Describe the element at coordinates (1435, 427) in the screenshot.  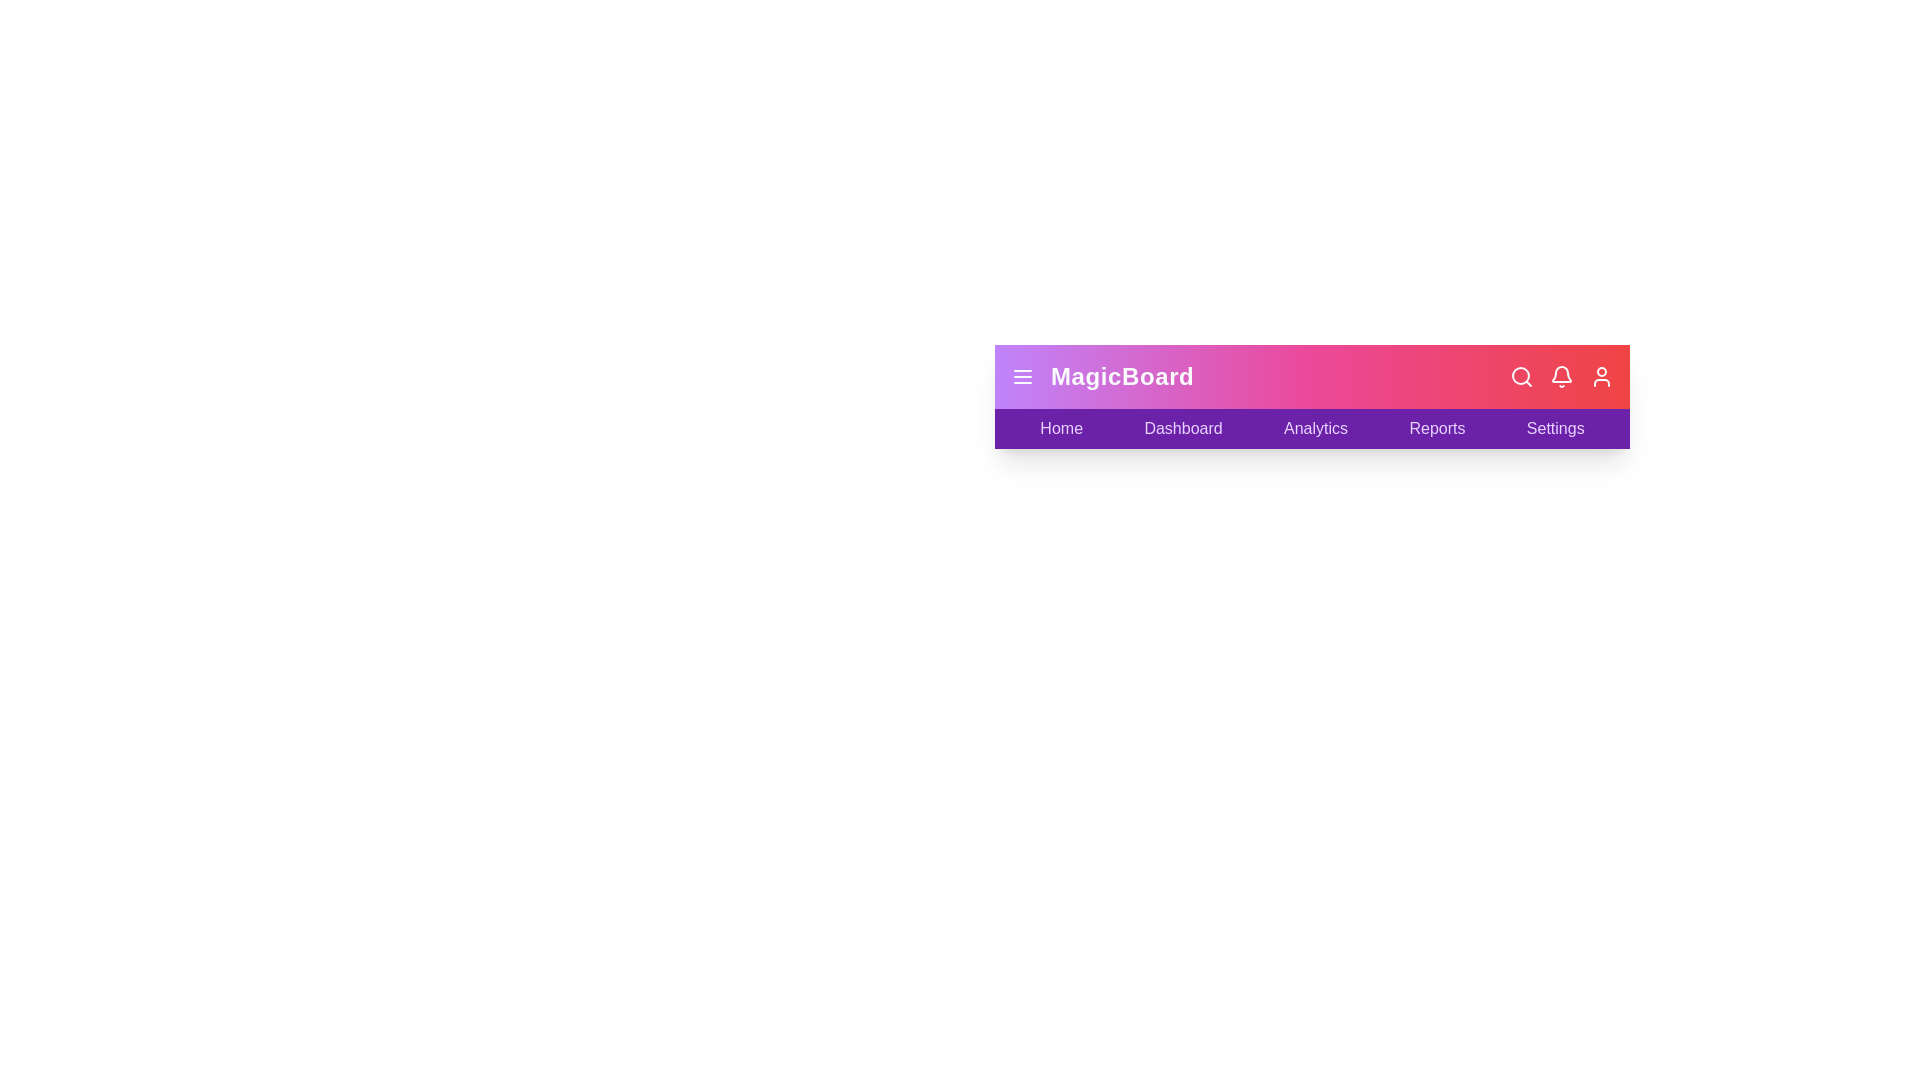
I see `the Reports label to navigate to the respective section` at that location.